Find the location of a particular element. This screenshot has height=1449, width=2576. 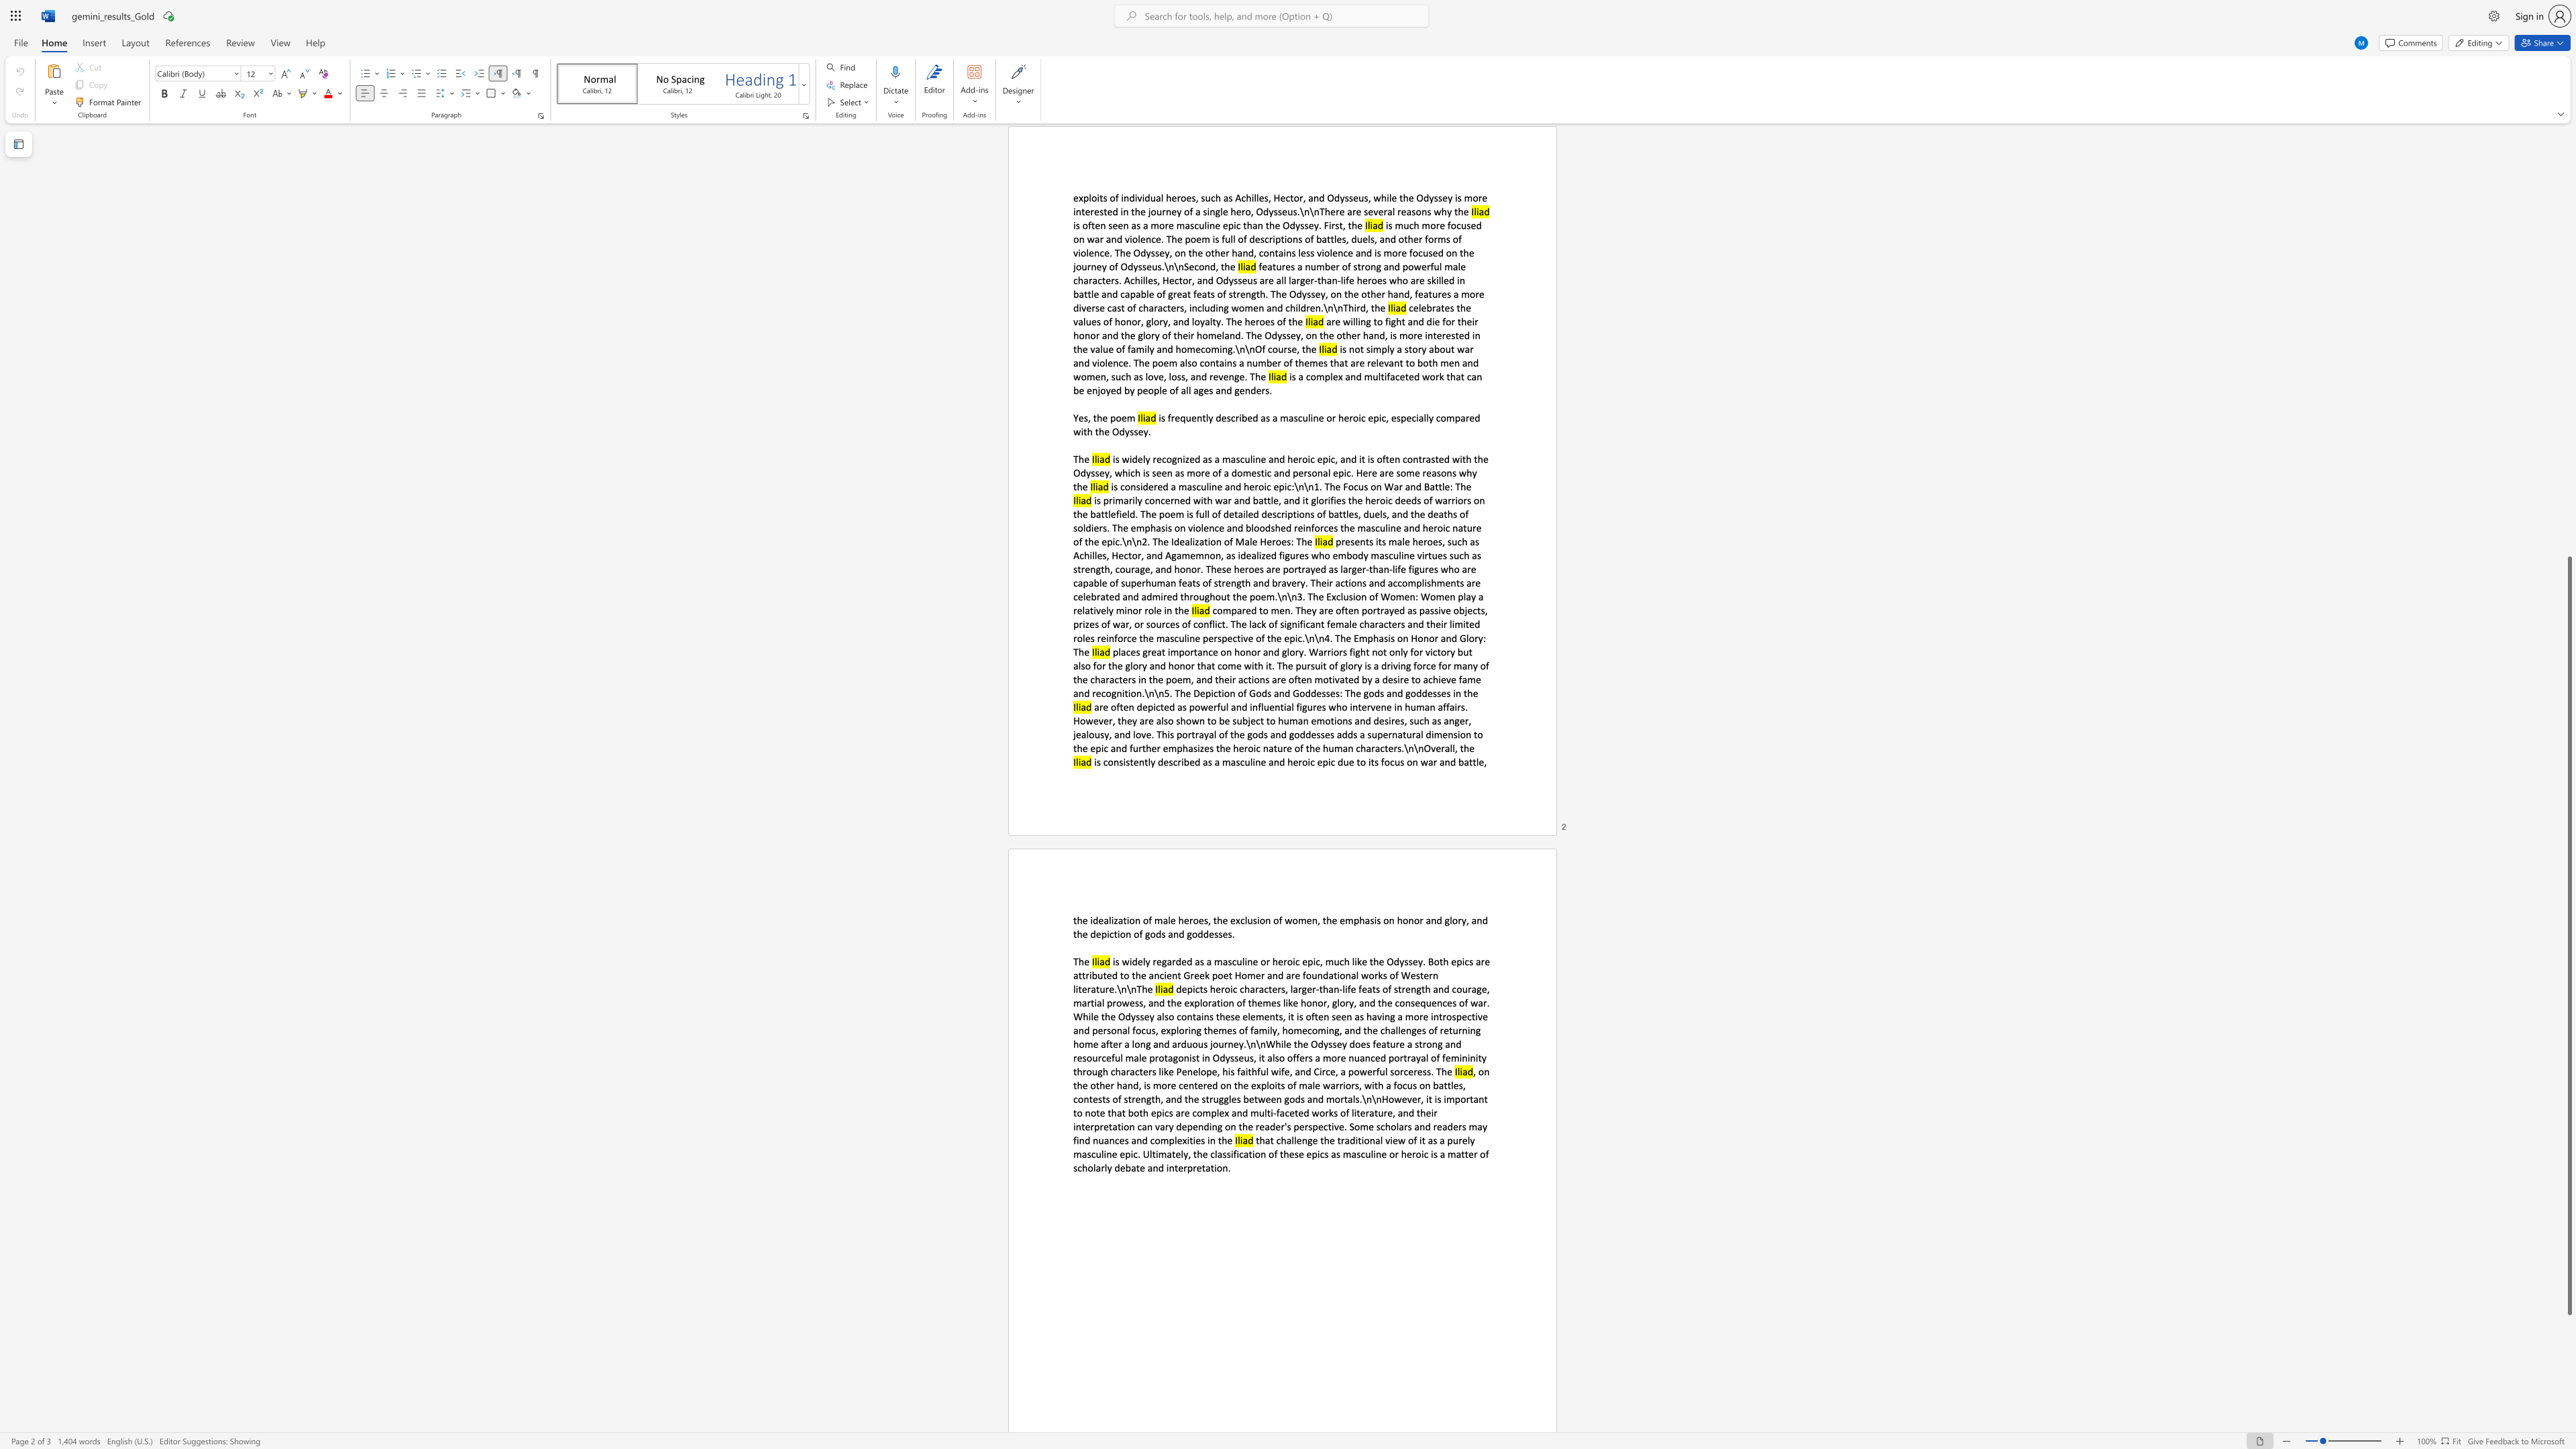

the scrollbar is located at coordinates (2568, 549).